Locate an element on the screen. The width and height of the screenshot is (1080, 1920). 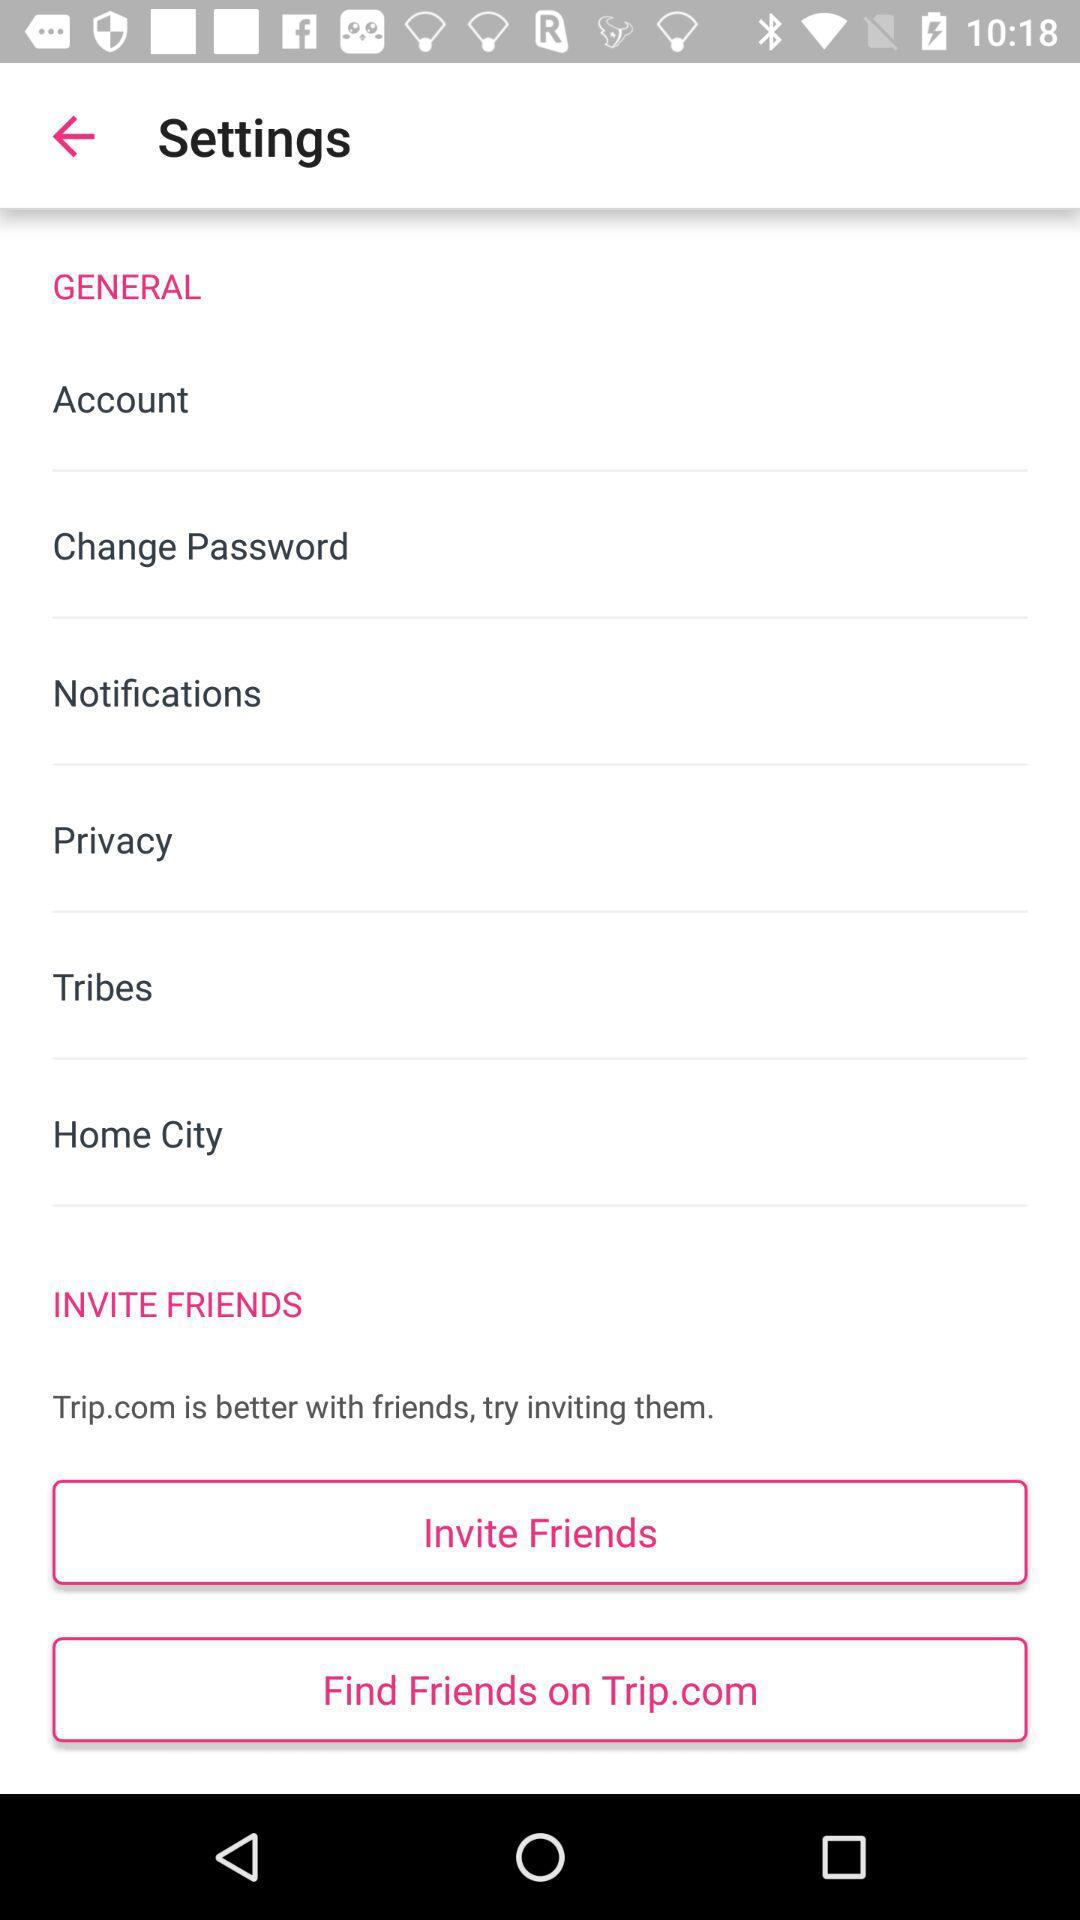
the icon below the privacy icon is located at coordinates (540, 986).